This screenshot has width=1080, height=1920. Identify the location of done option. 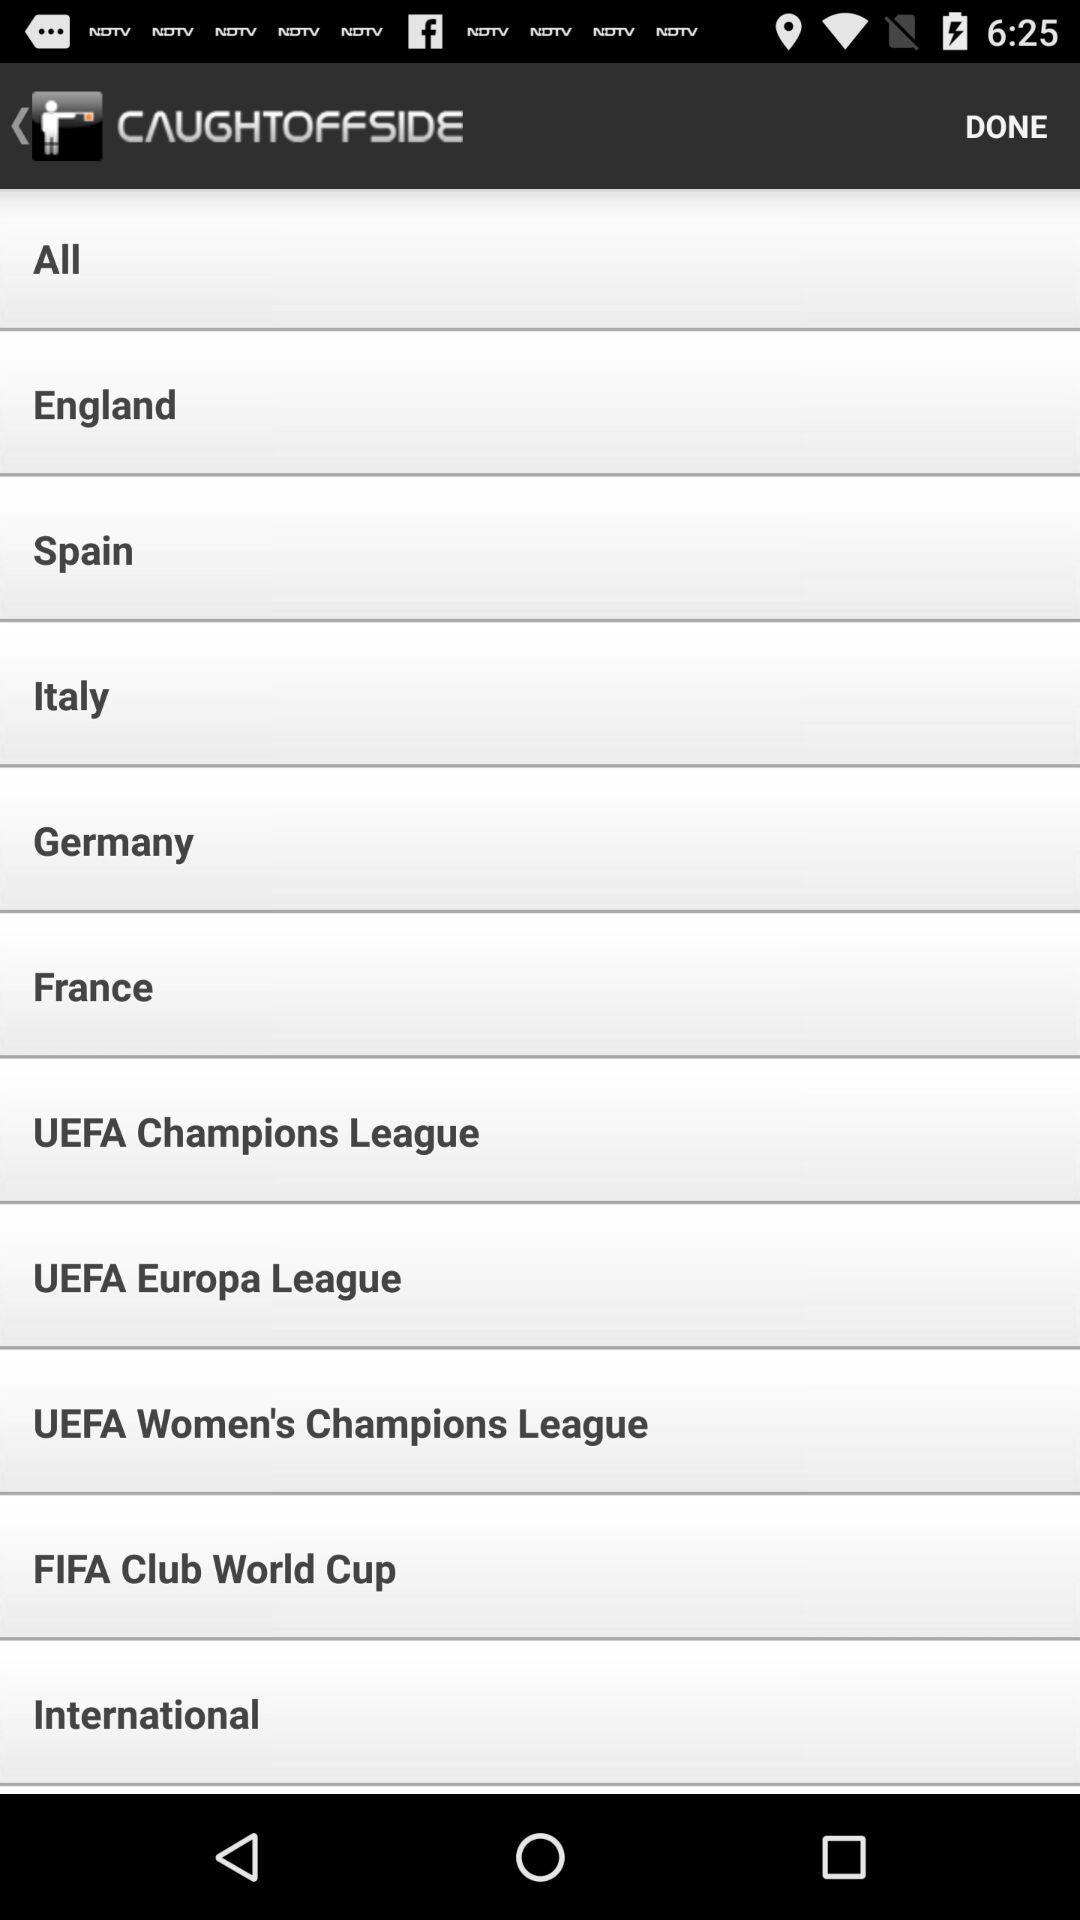
(1006, 124).